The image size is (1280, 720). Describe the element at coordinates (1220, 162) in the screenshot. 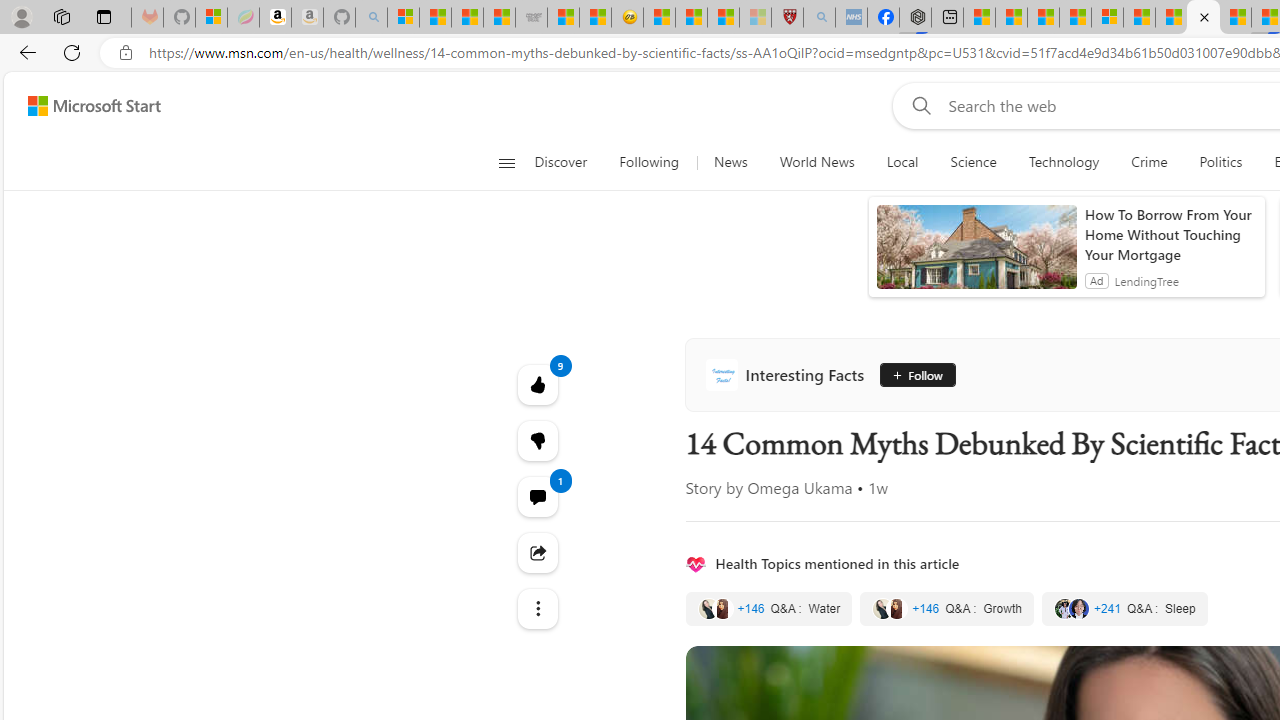

I see `'Politics'` at that location.